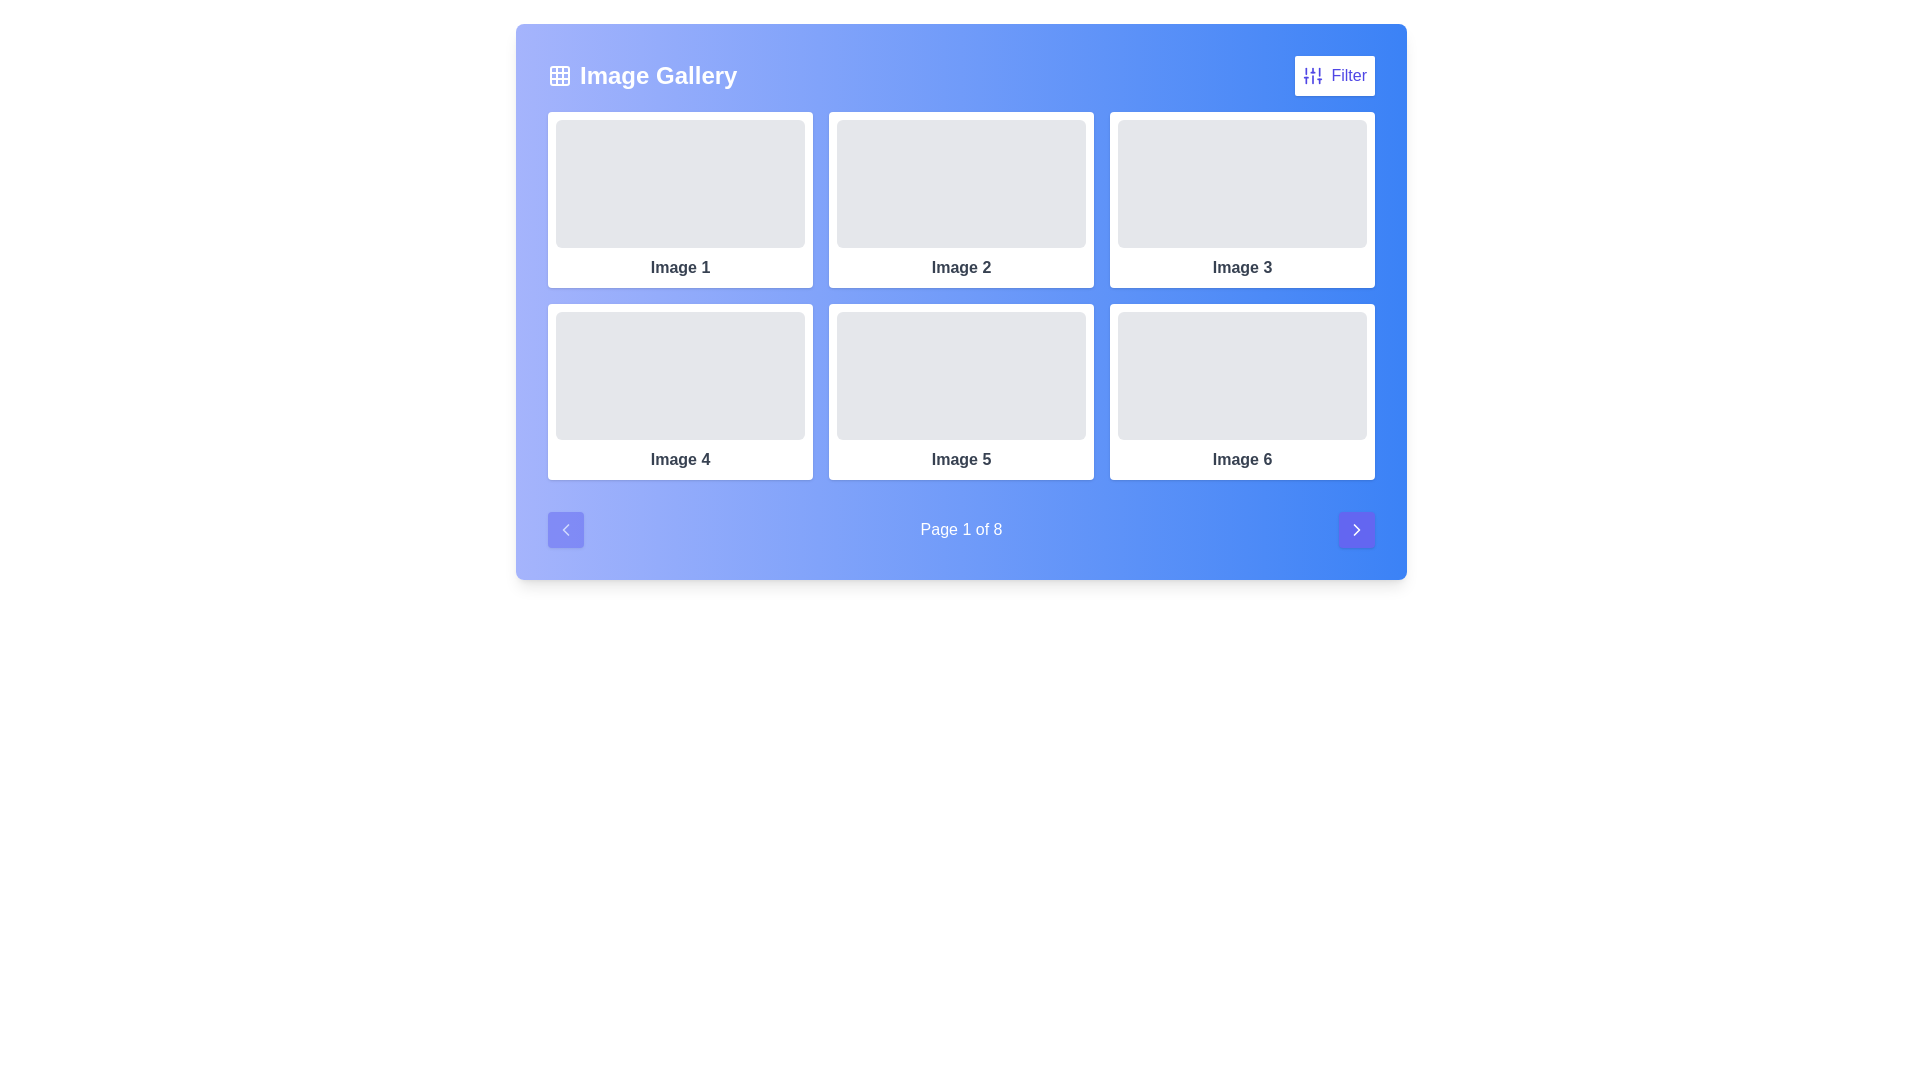 This screenshot has height=1080, width=1920. I want to click on the image placeholder located in the first row, second column of the grid, so click(961, 184).